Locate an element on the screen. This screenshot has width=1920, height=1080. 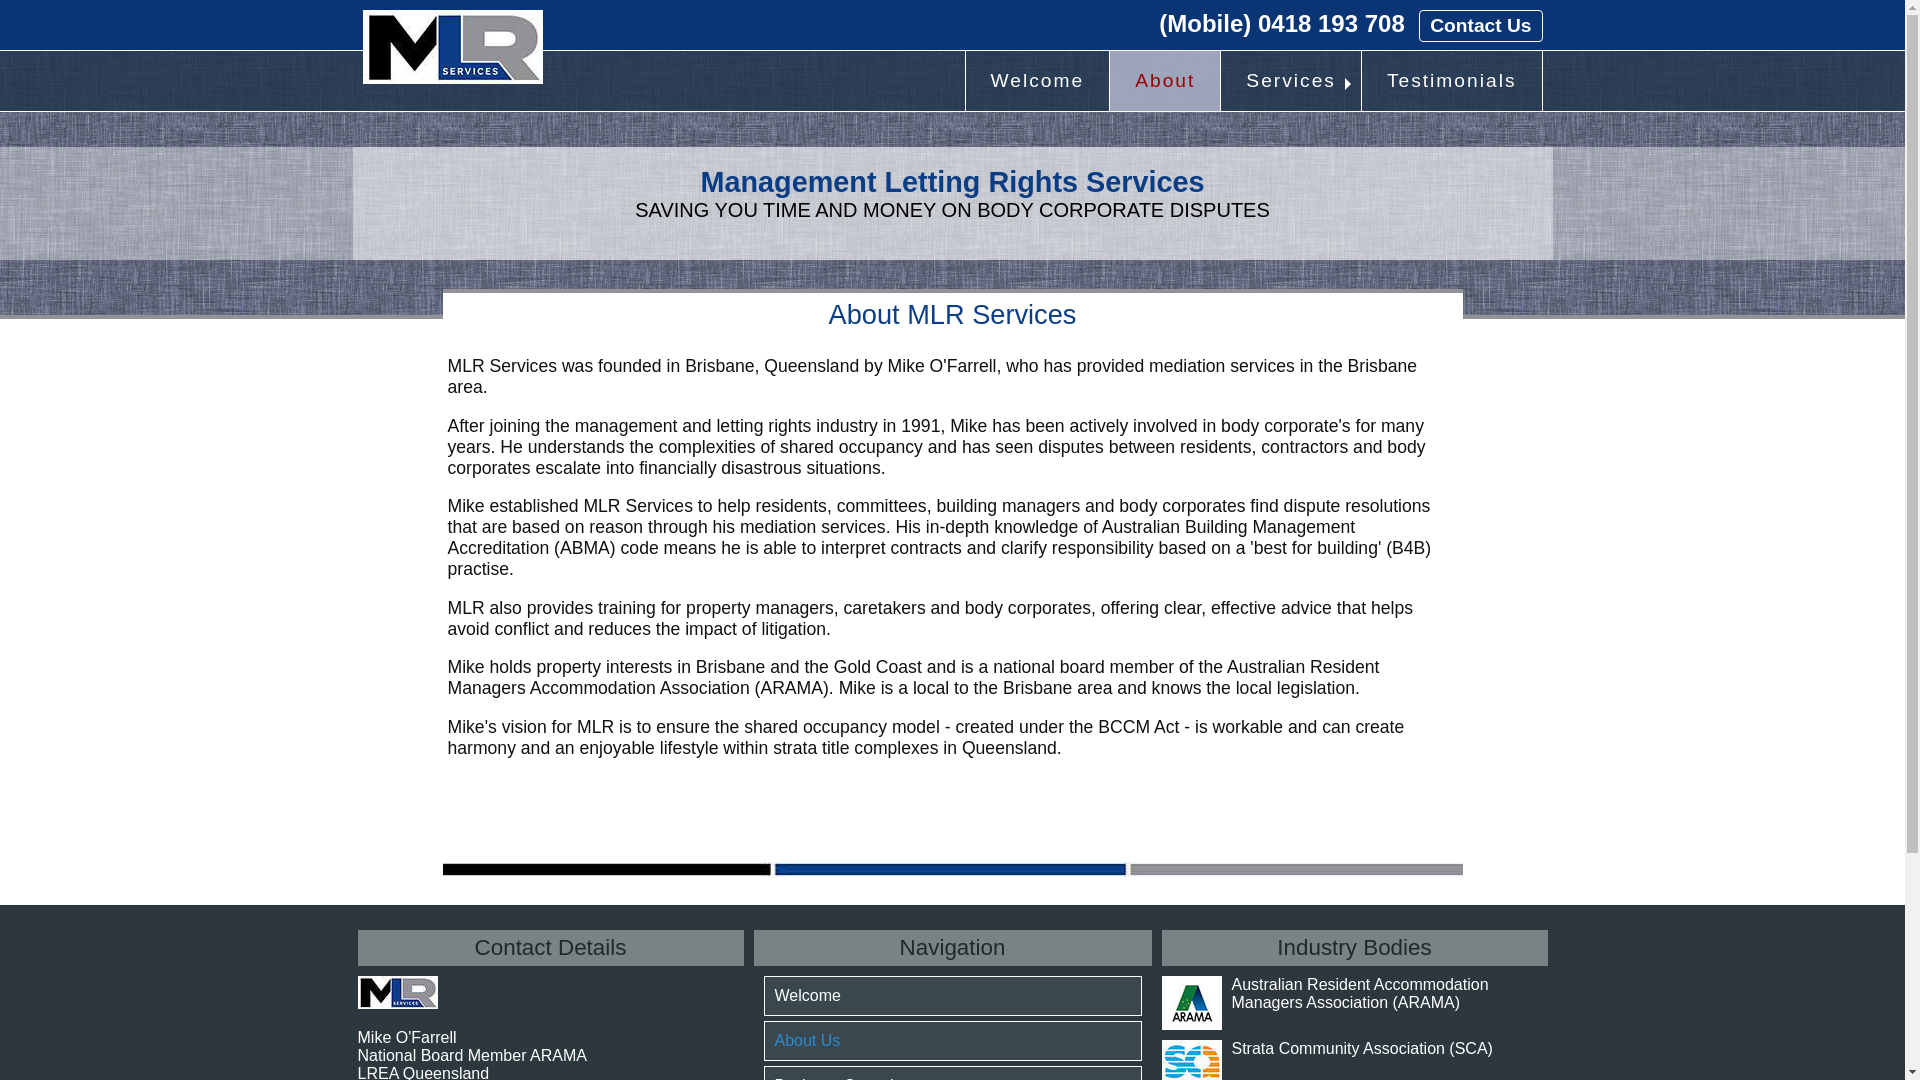
'About' is located at coordinates (1165, 80).